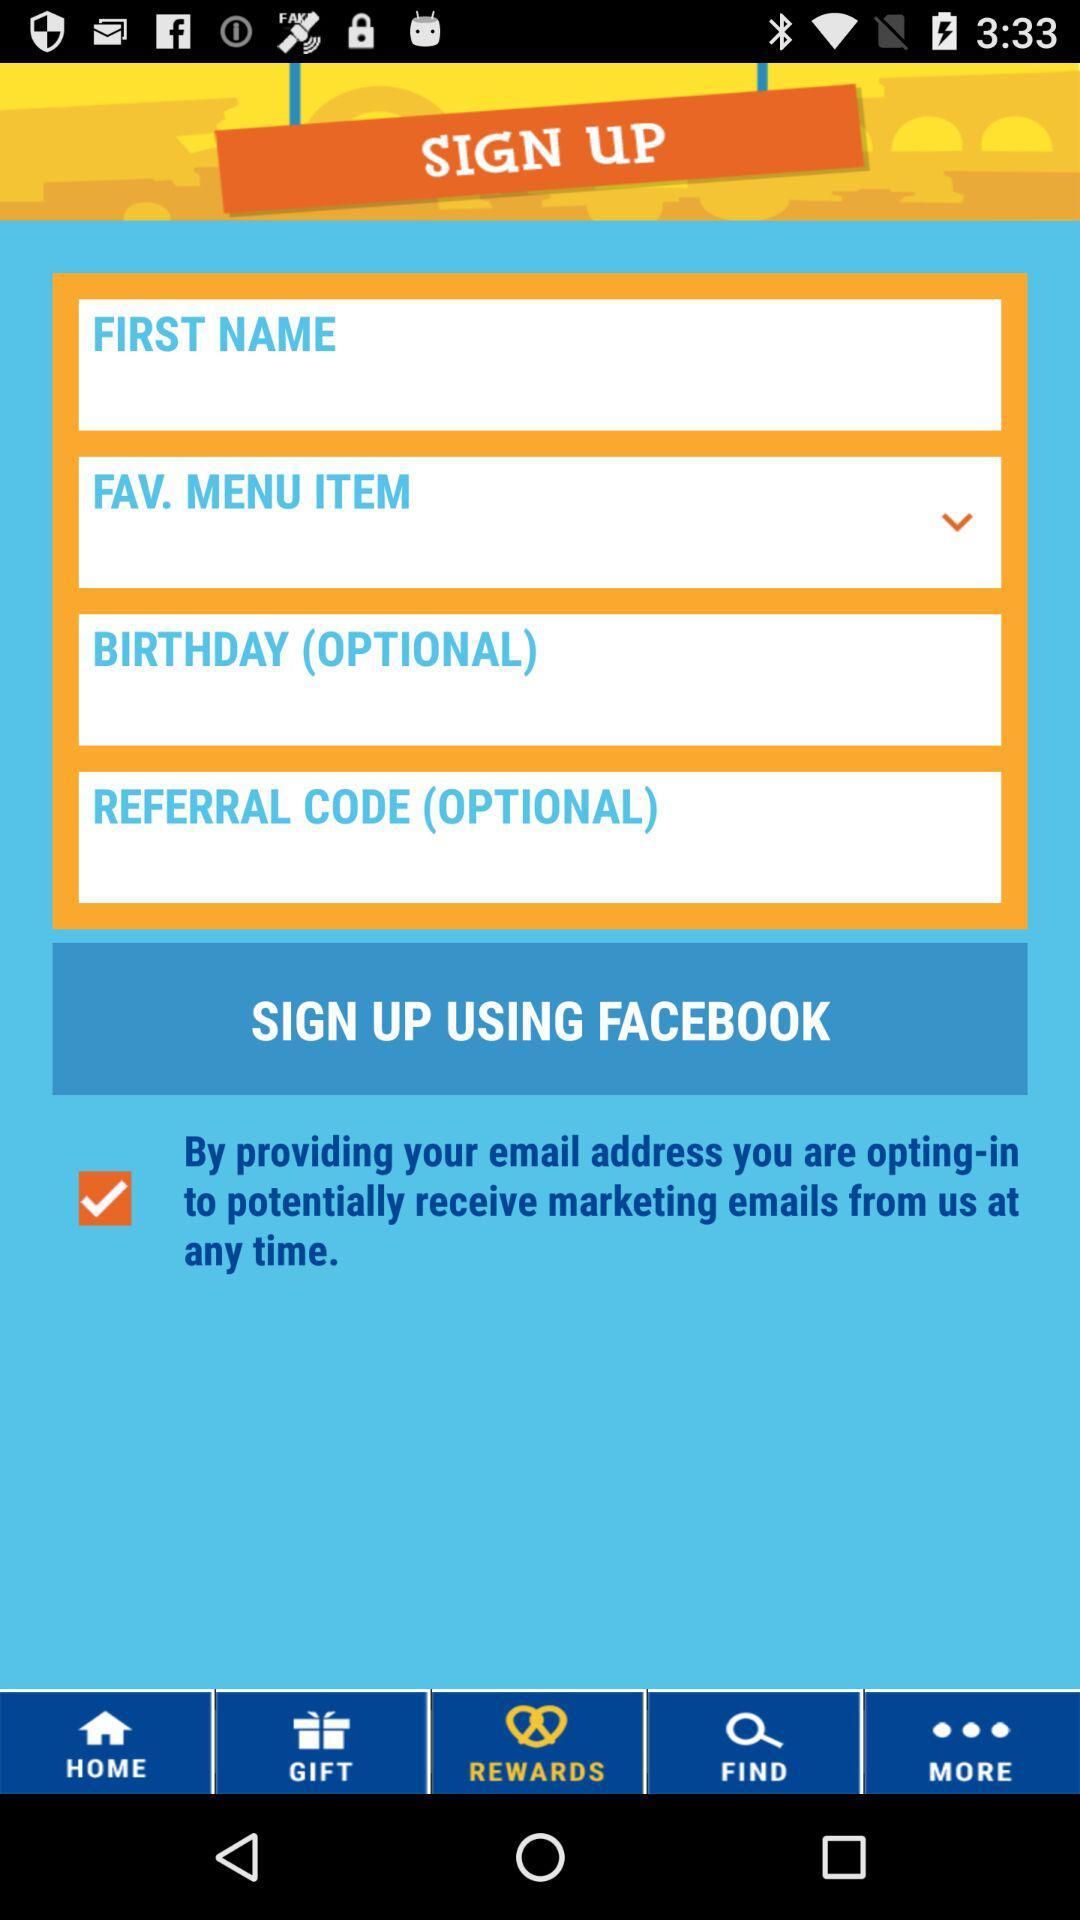 The width and height of the screenshot is (1080, 1920). What do you see at coordinates (956, 522) in the screenshot?
I see `choose fav menu item` at bounding box center [956, 522].